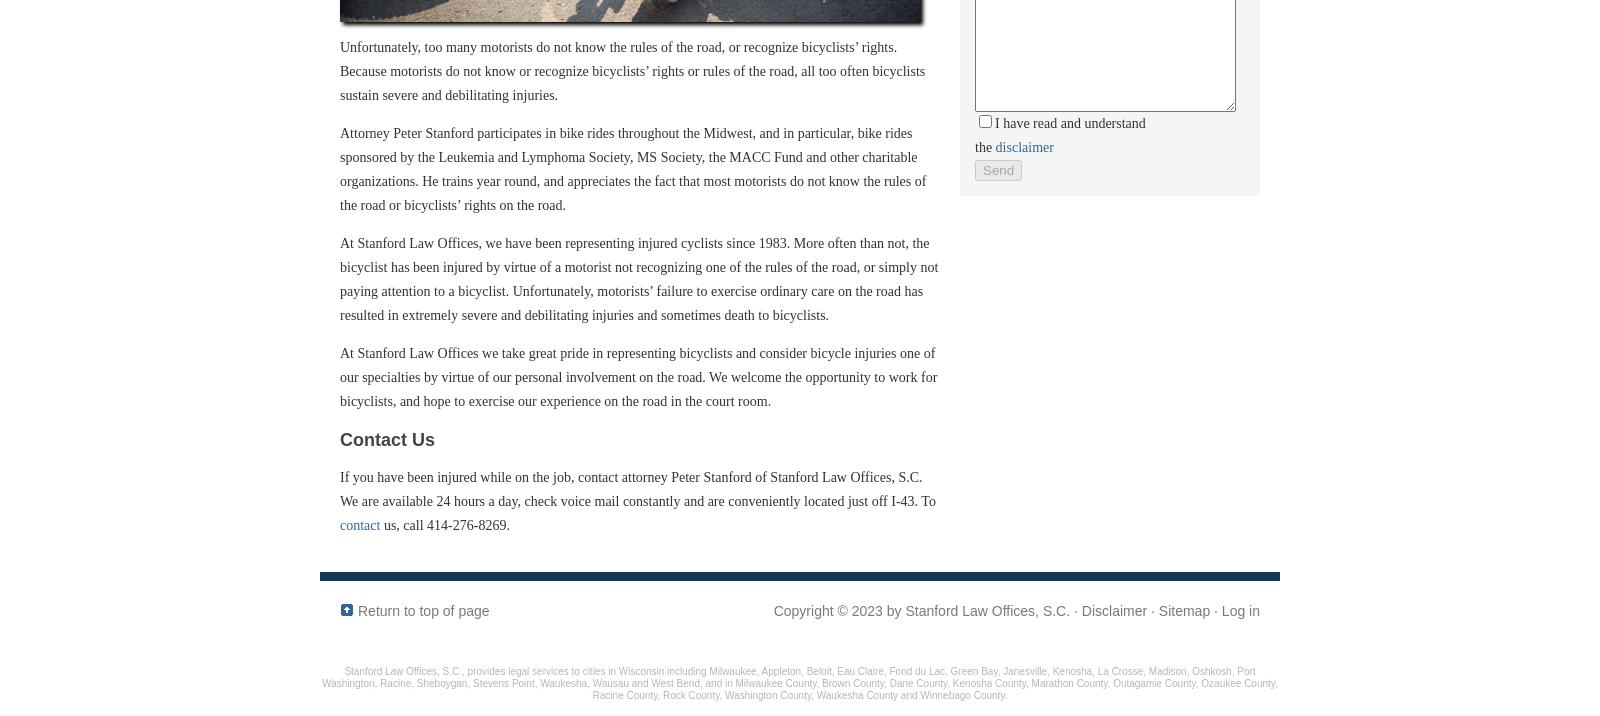 The image size is (1600, 716). I want to click on 'Attorney Peter Stanford participates in bike rides throughout the Midwest, and in particular, bike rides sponsored by the Leukemia and Lymphoma Society, MS Society, the MACC Fund and other charitable organizations. He trains year round, and appreciates the fact that most motorists do not know the rules of the road or bicyclists’ rights on the road.', so click(632, 168).